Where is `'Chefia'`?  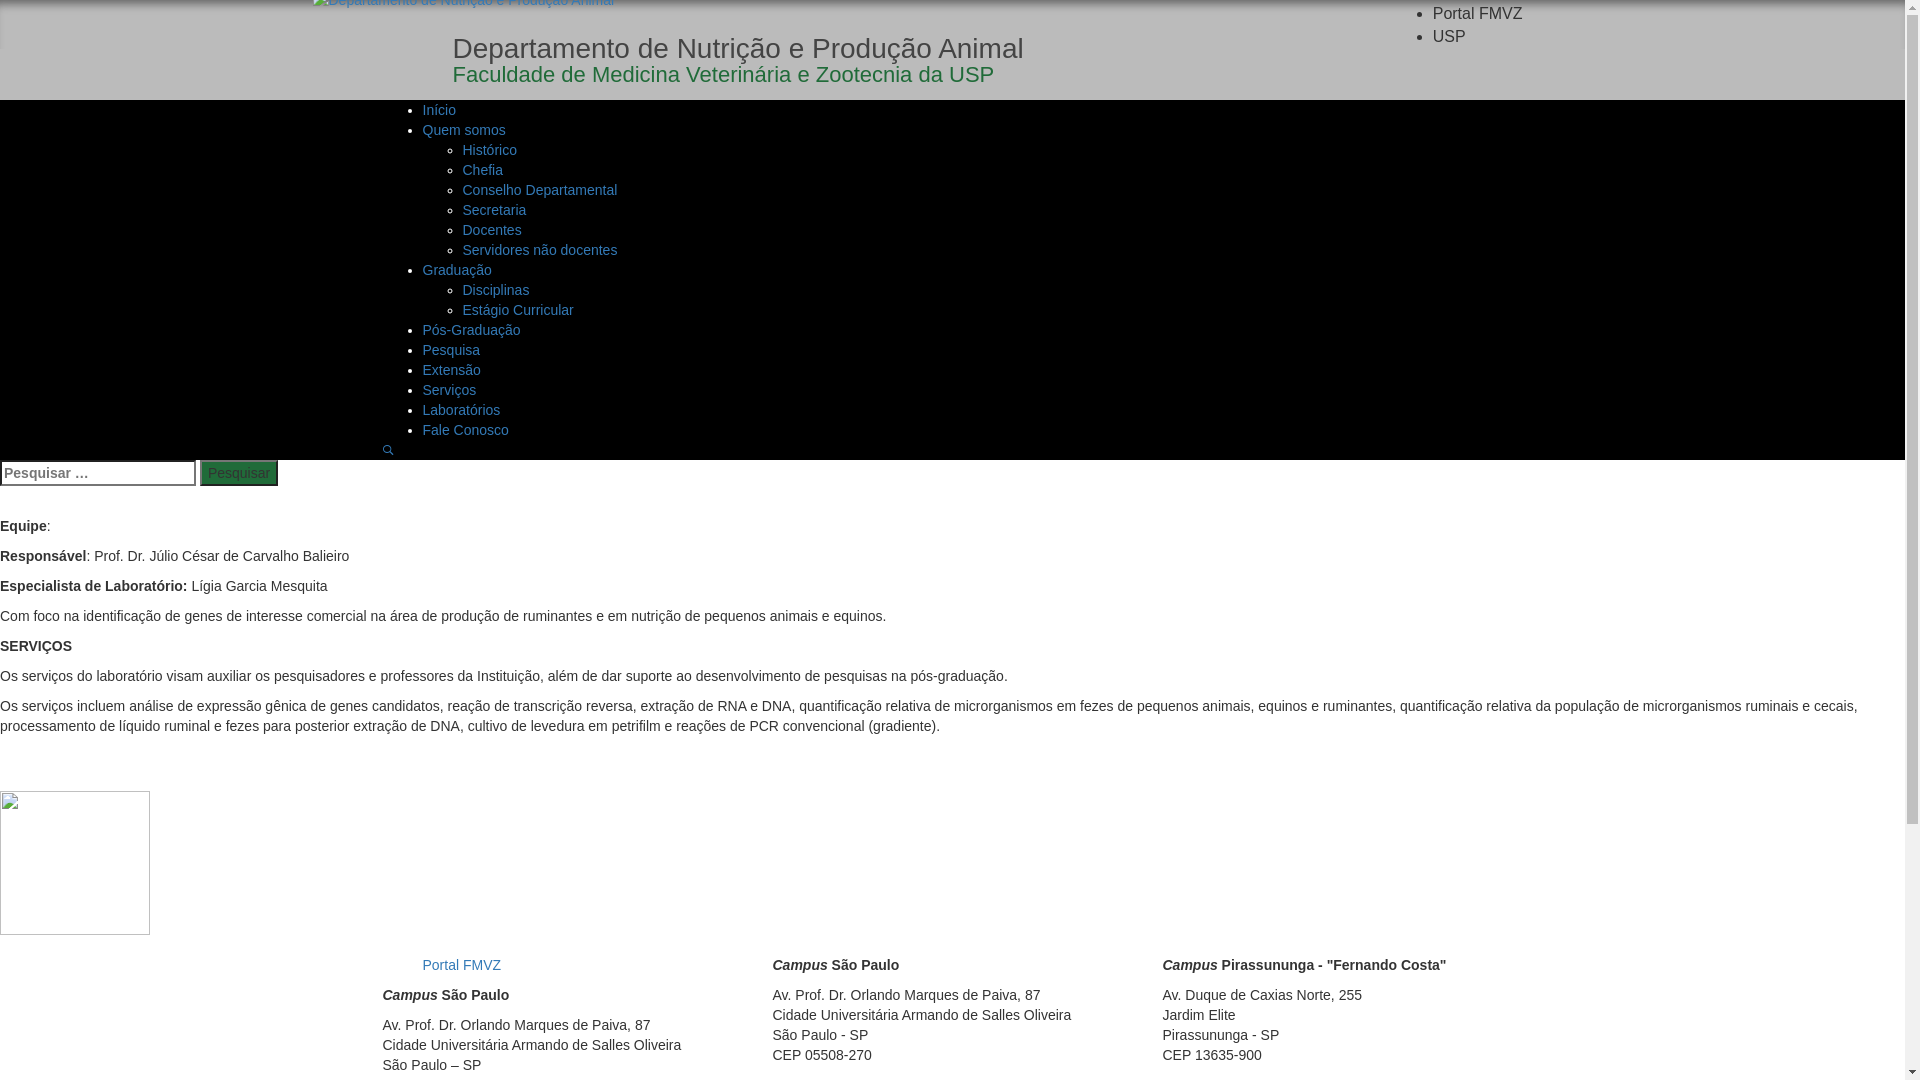 'Chefia' is located at coordinates (481, 168).